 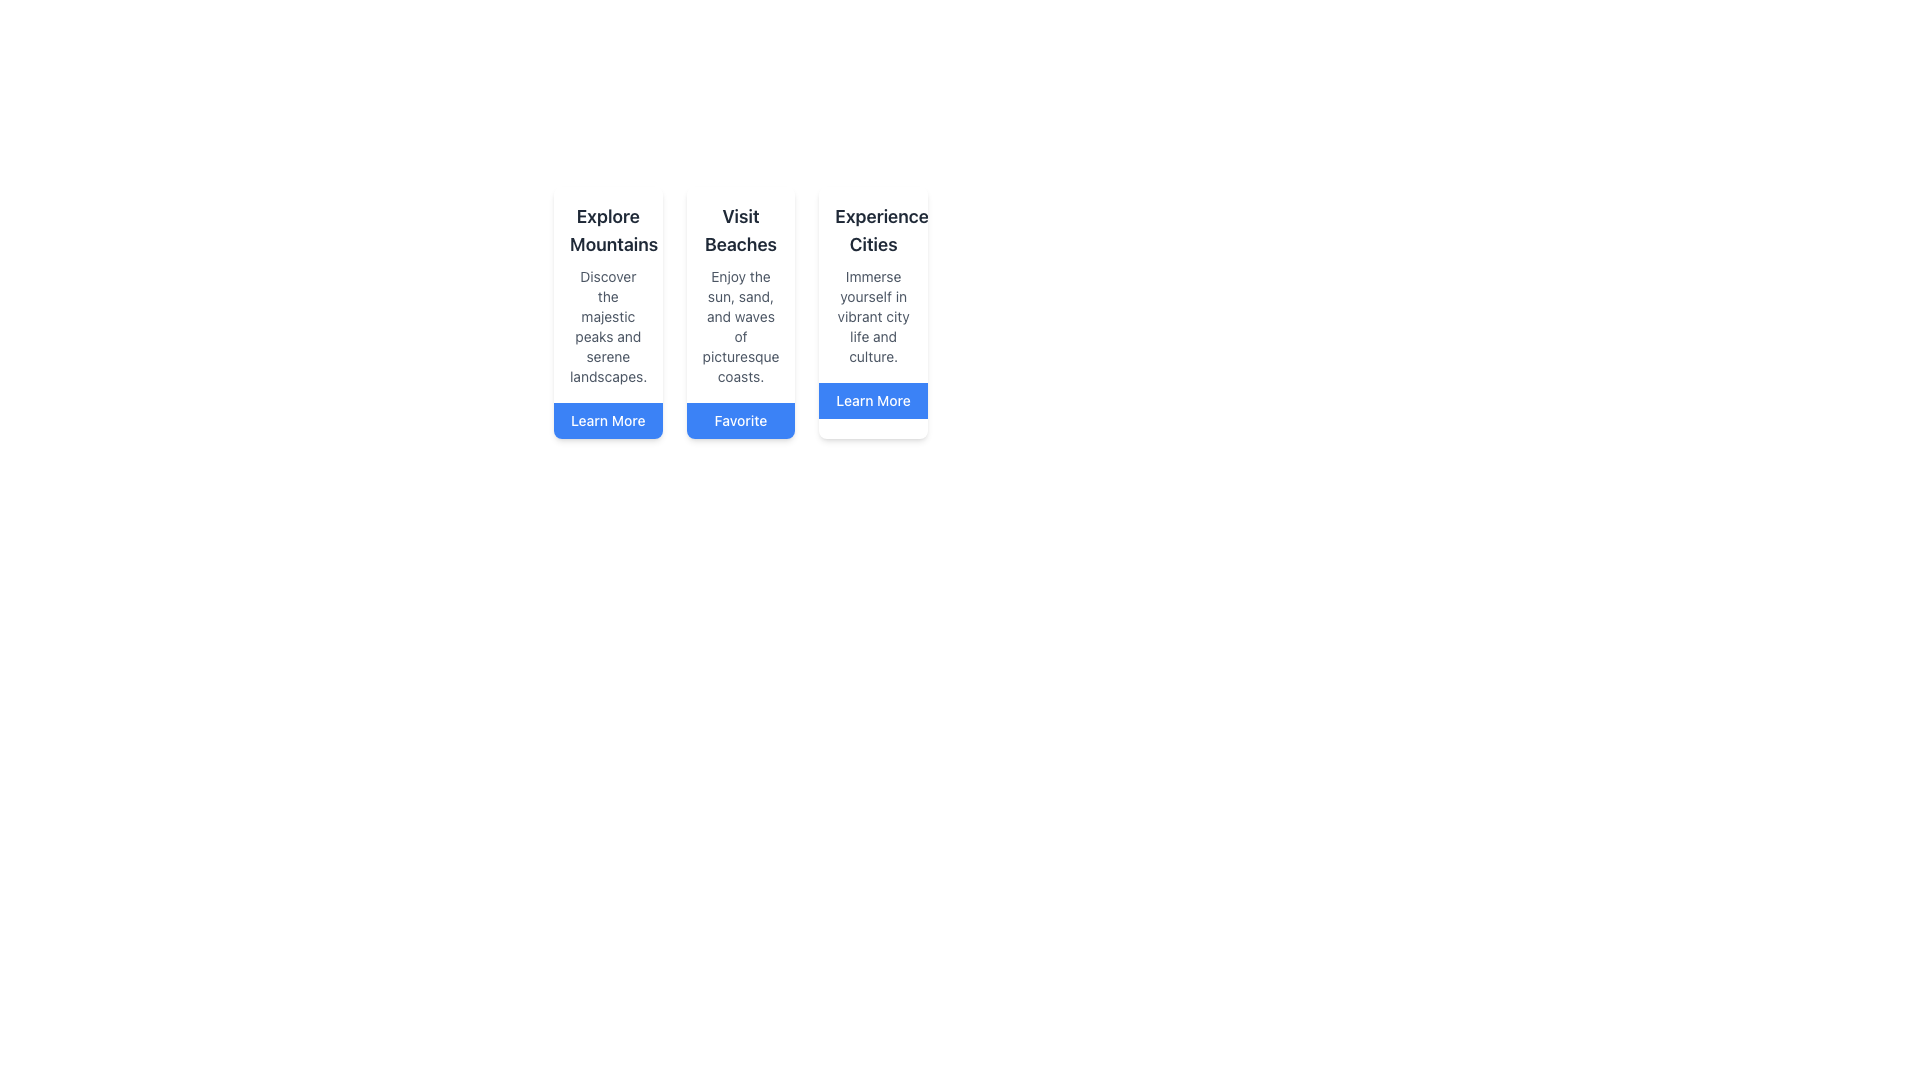 What do you see at coordinates (873, 285) in the screenshot?
I see `informational text block that contains the bold text 'Experience Cities' and the smaller text 'Immerse yourself in vibrant city life and culture.' This block is located in the third card from the left in a grid layout, above a 'Learn More' button` at bounding box center [873, 285].